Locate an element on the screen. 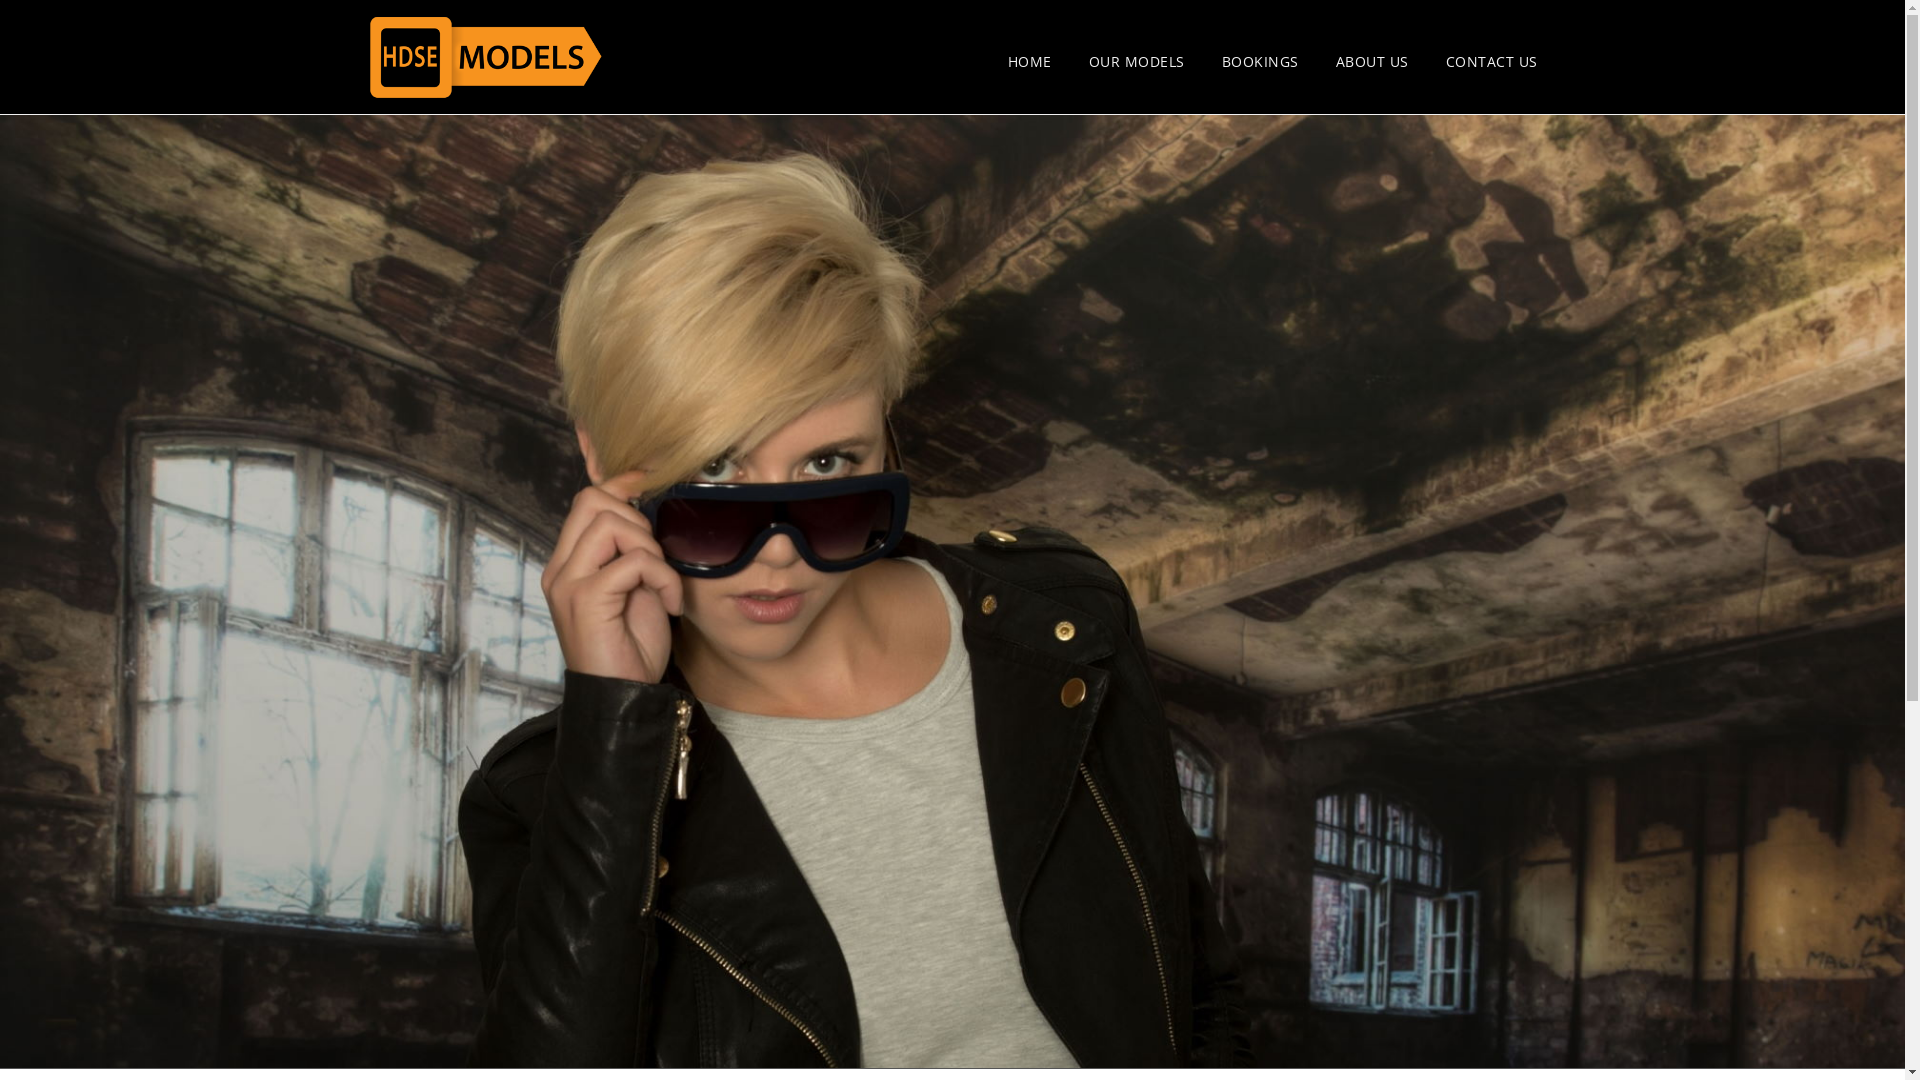  'HOME' is located at coordinates (1008, 60).